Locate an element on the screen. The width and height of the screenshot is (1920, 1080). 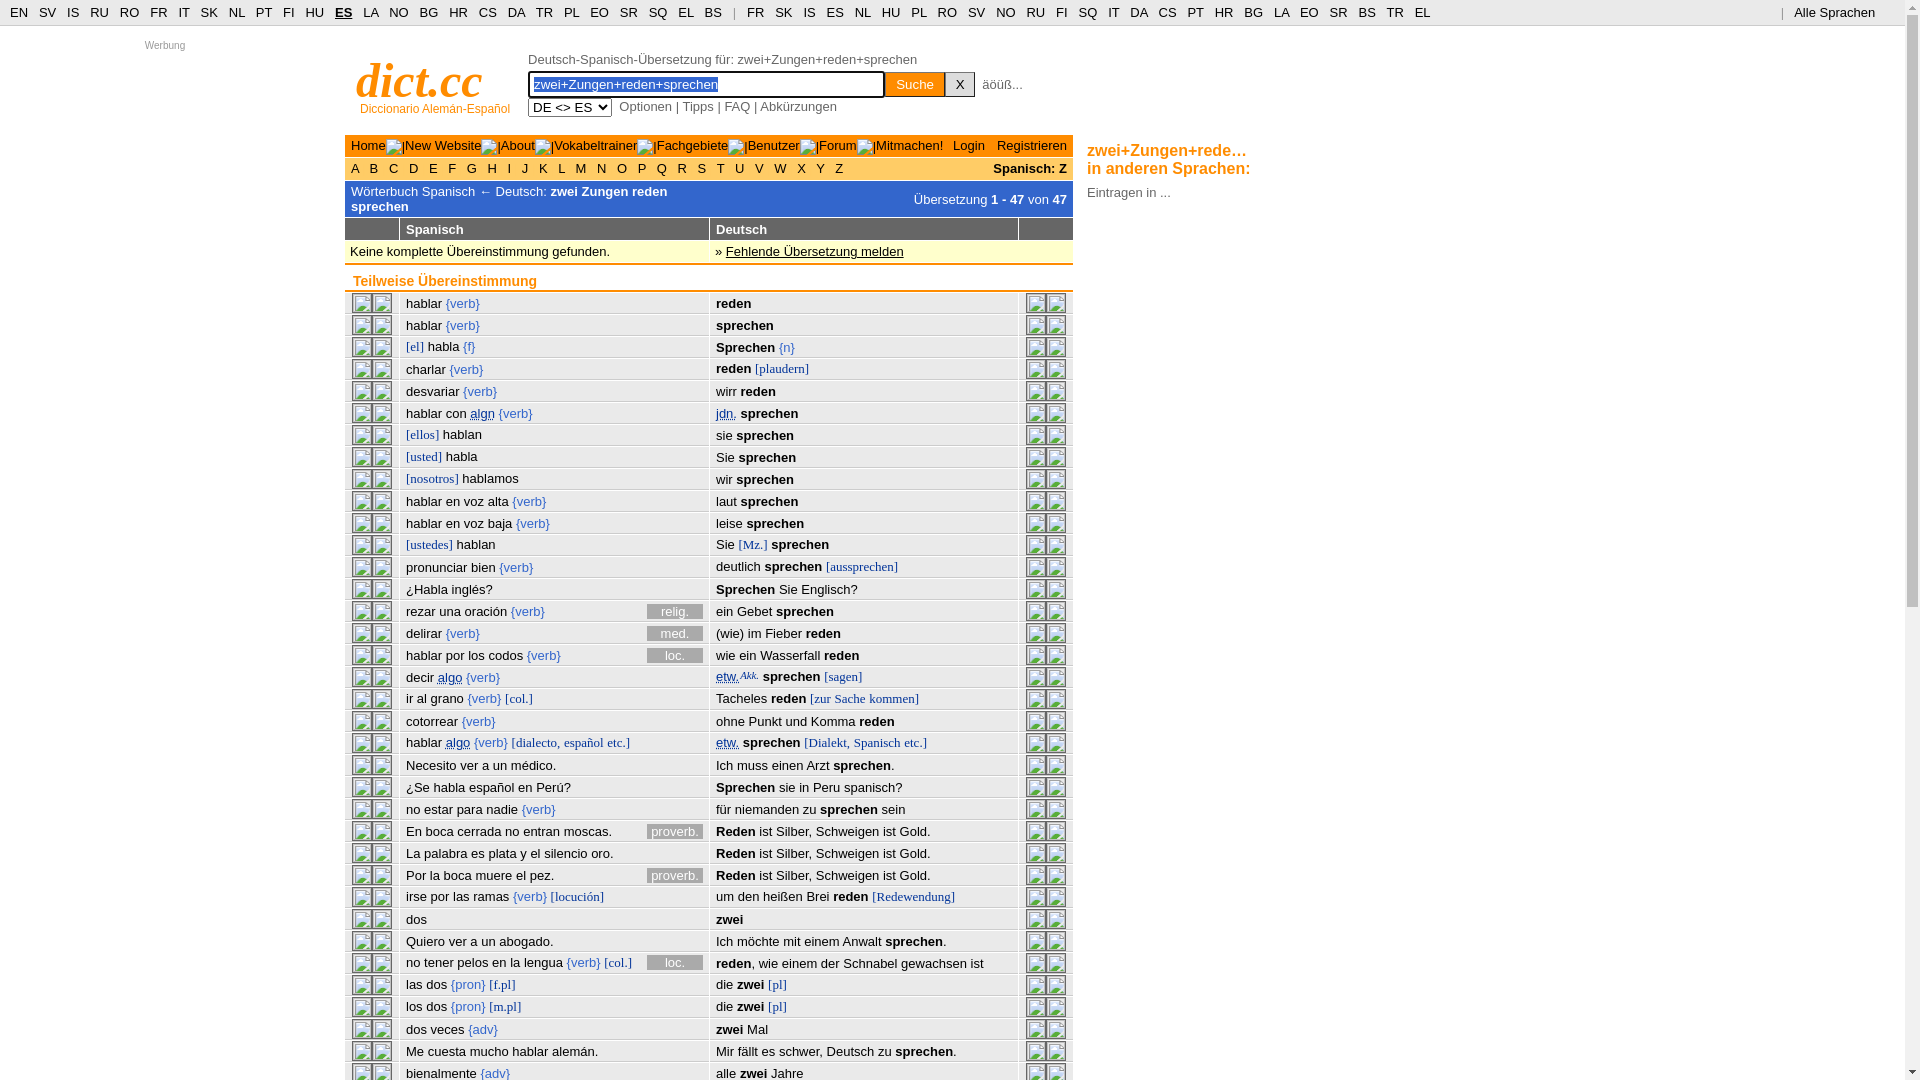
'Z' is located at coordinates (839, 167).